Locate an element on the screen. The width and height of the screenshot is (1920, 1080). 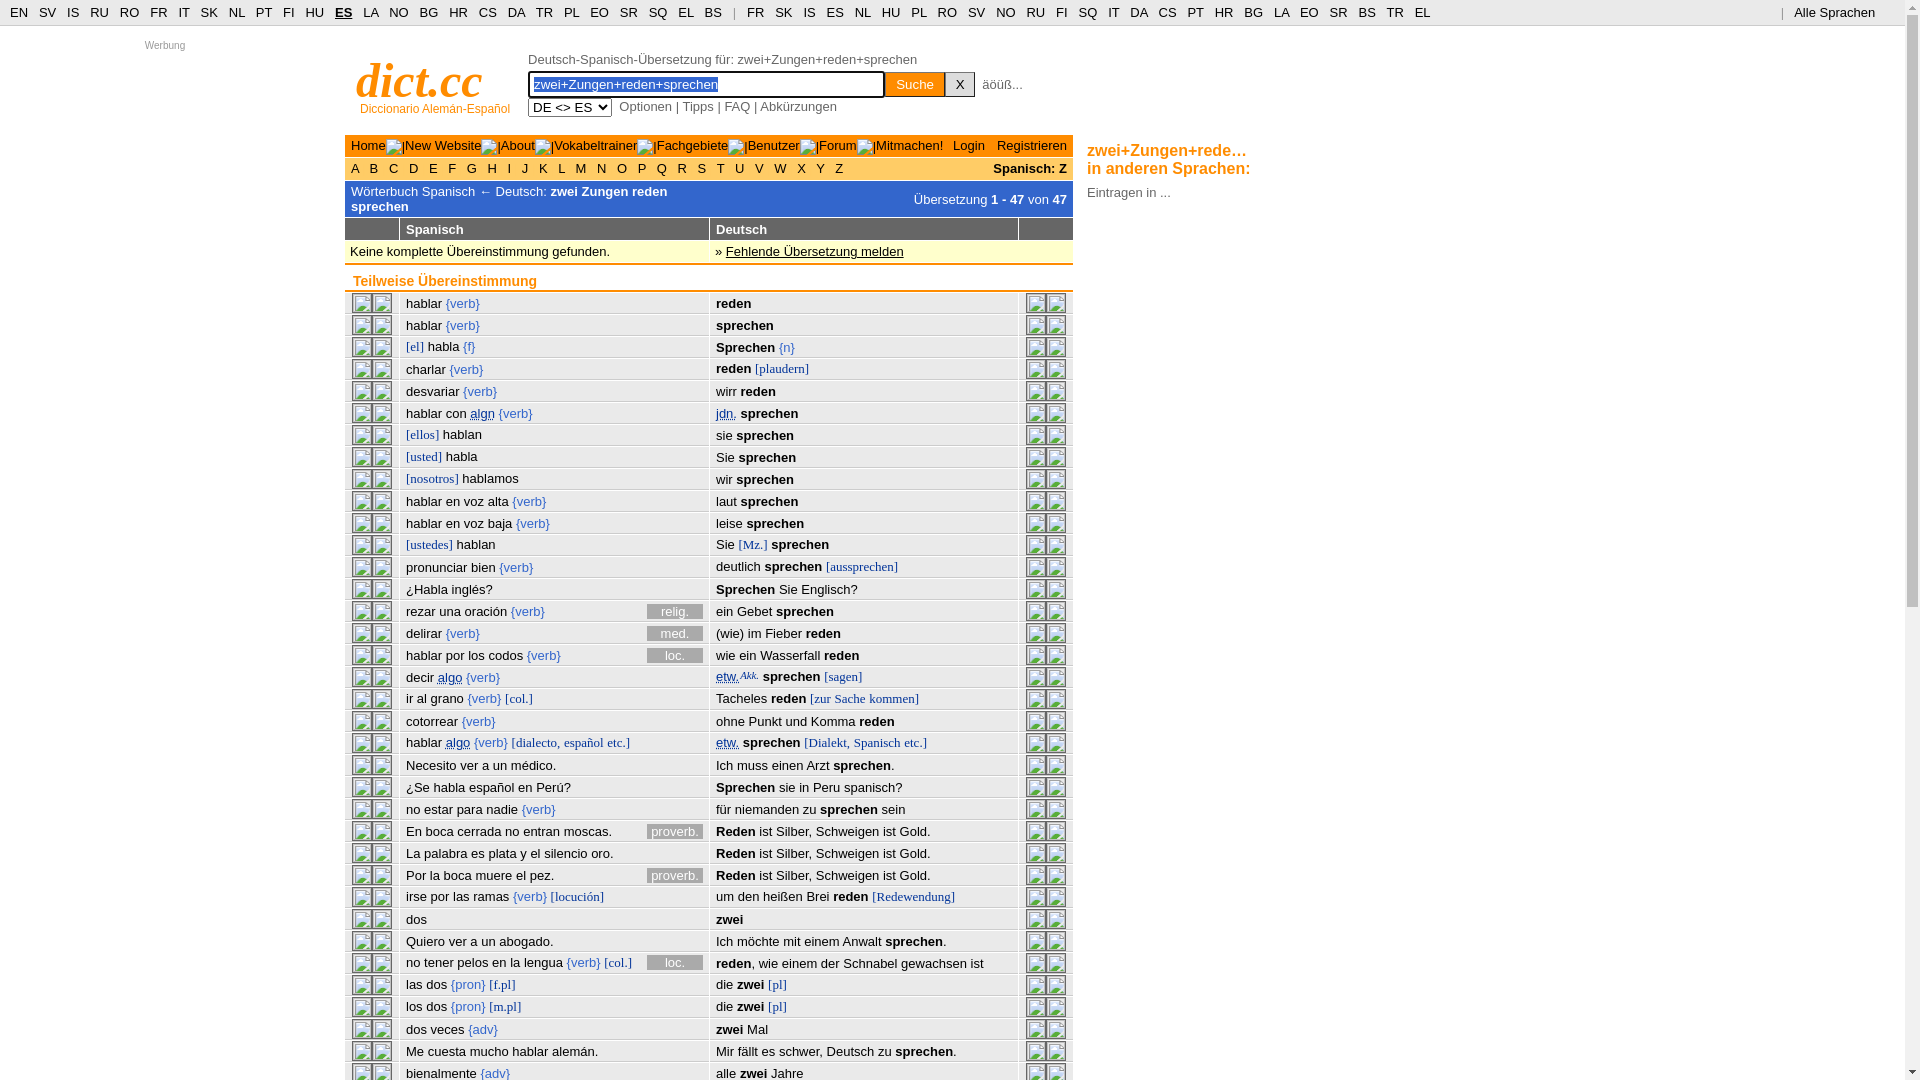
'Z' is located at coordinates (839, 167).